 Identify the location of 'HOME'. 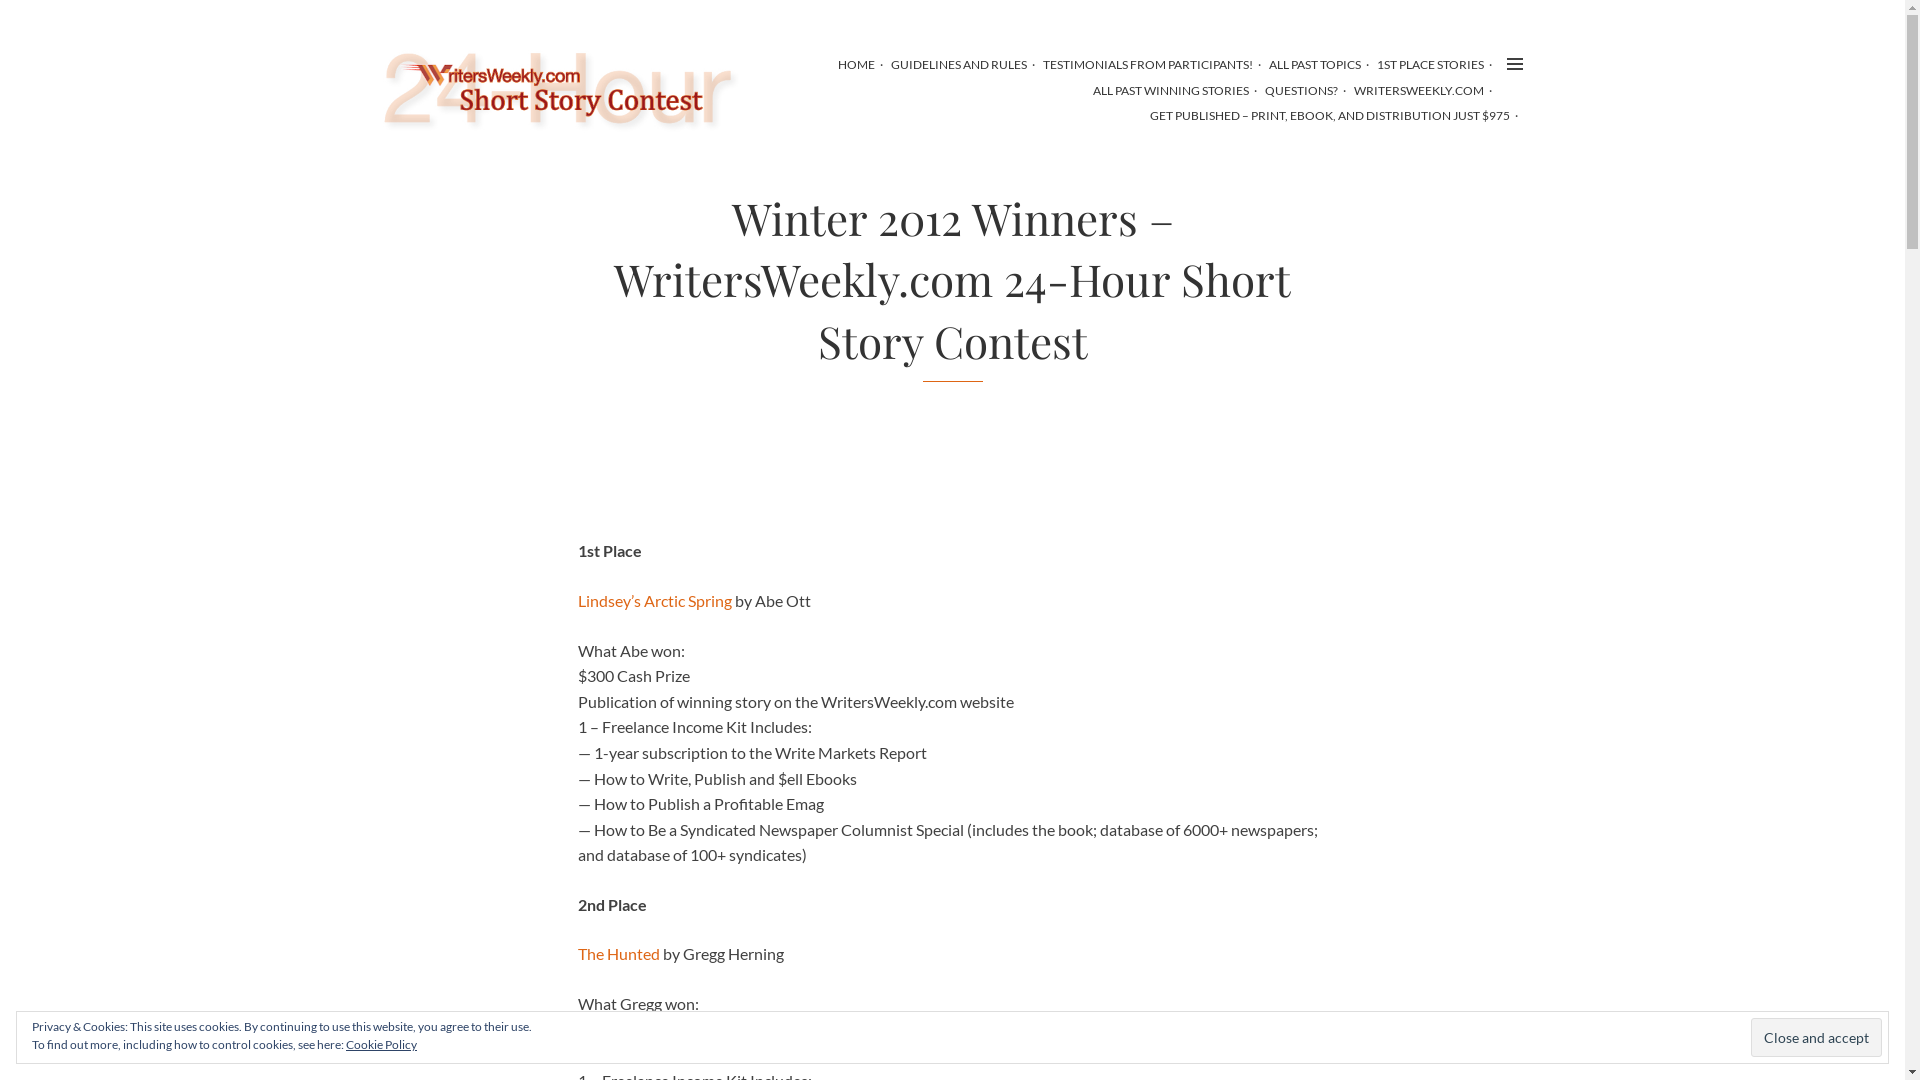
(856, 63).